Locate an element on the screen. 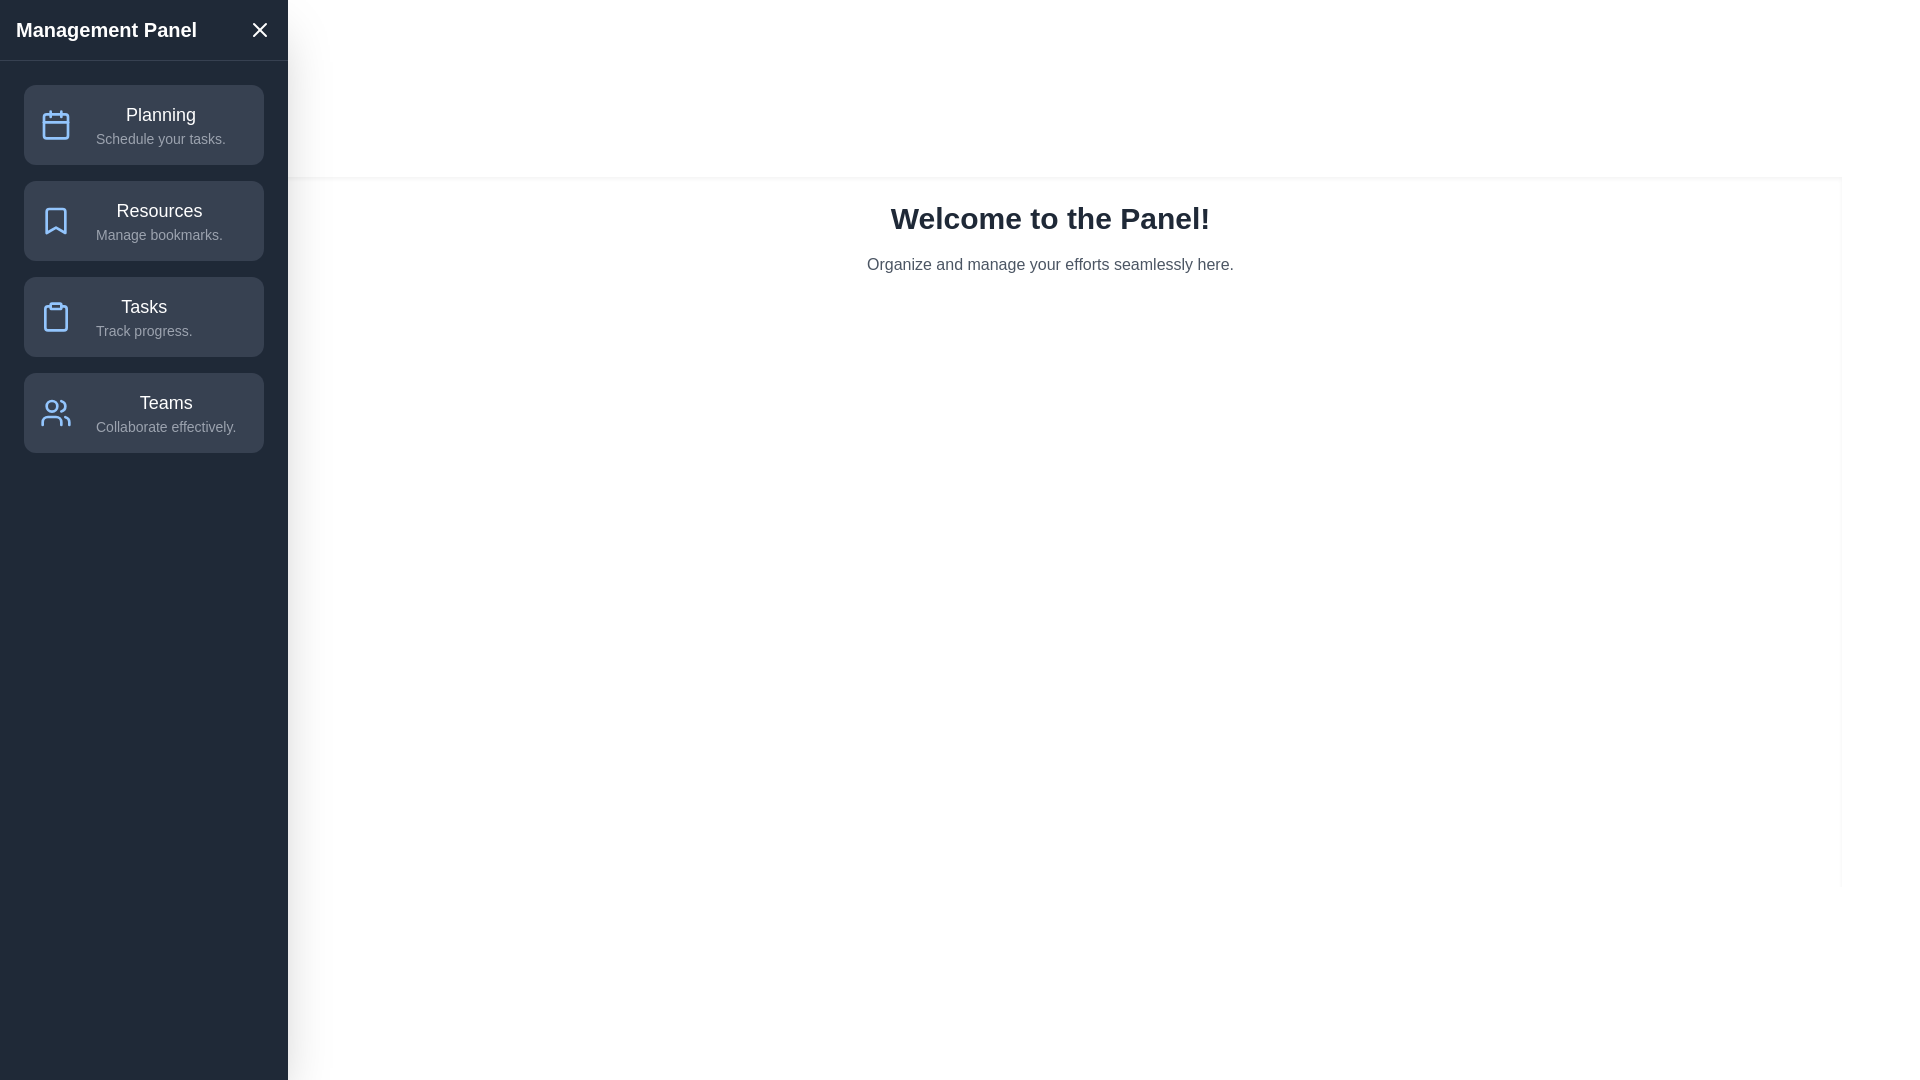 The image size is (1920, 1080). the menu item Tasks to observe its hover effect is located at coordinates (143, 315).